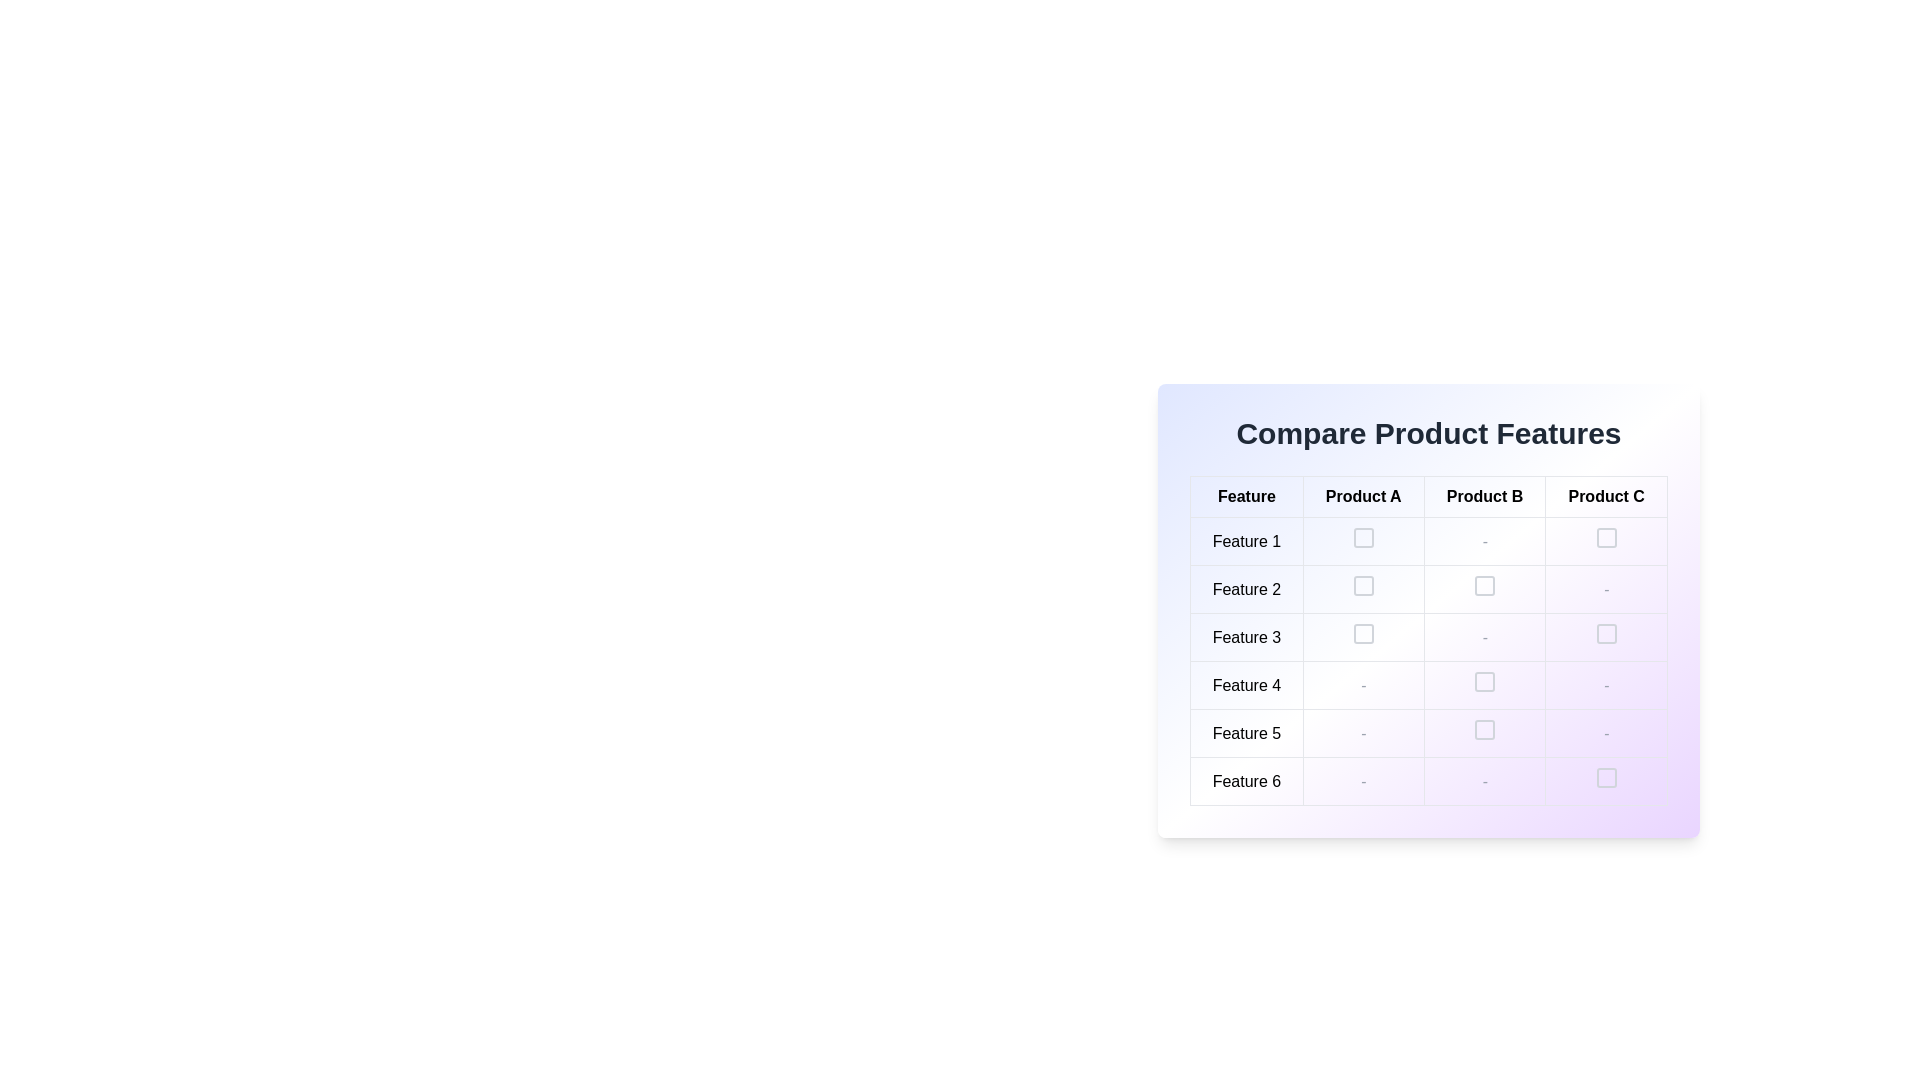 The width and height of the screenshot is (1920, 1080). What do you see at coordinates (1606, 777) in the screenshot?
I see `the interactive checkbox for feature 6 of product C, located at the intersection of the 'Product C' column and 'Feature 6' row` at bounding box center [1606, 777].